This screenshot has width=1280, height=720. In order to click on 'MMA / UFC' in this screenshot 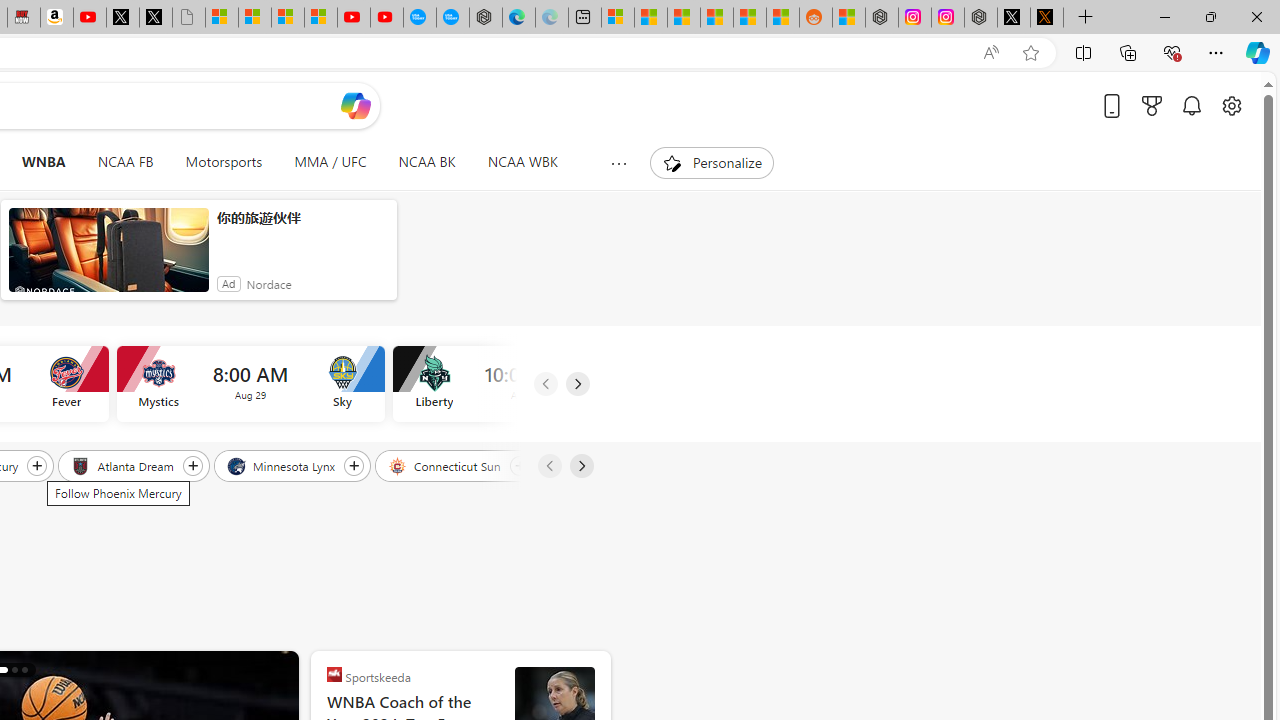, I will do `click(330, 162)`.